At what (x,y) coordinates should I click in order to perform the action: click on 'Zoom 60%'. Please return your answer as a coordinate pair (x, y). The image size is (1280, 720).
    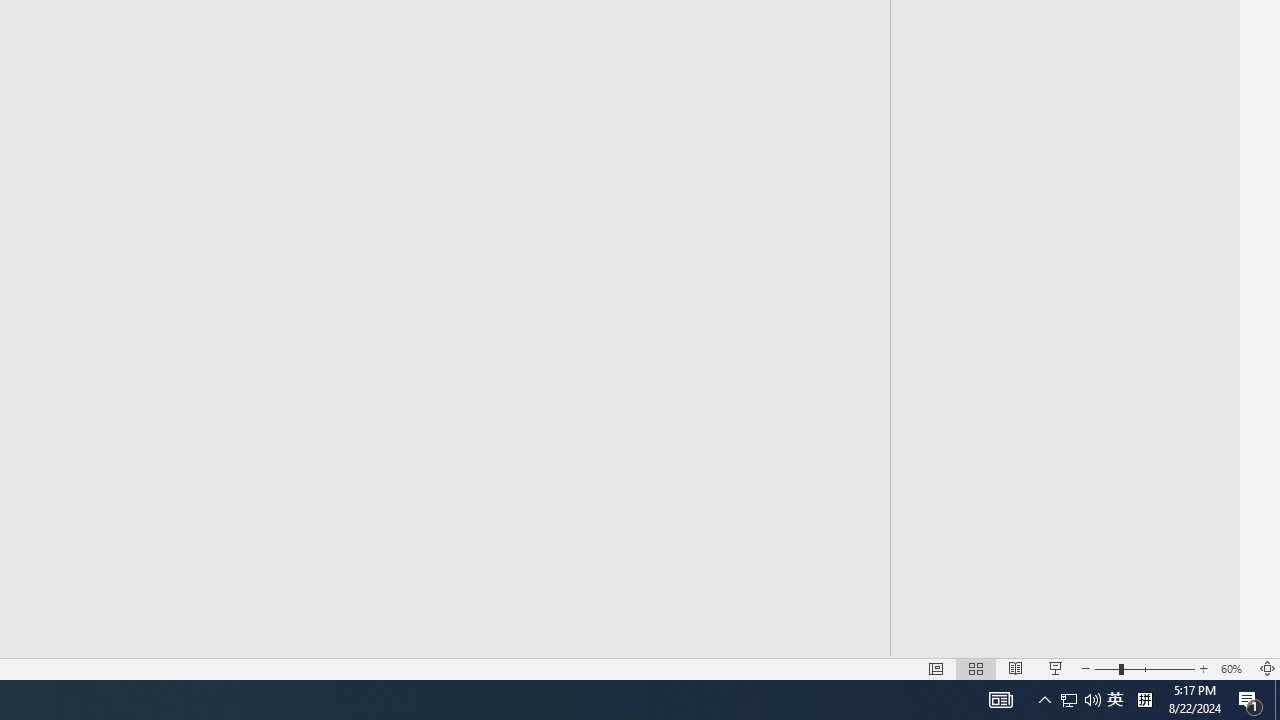
    Looking at the image, I should click on (1233, 669).